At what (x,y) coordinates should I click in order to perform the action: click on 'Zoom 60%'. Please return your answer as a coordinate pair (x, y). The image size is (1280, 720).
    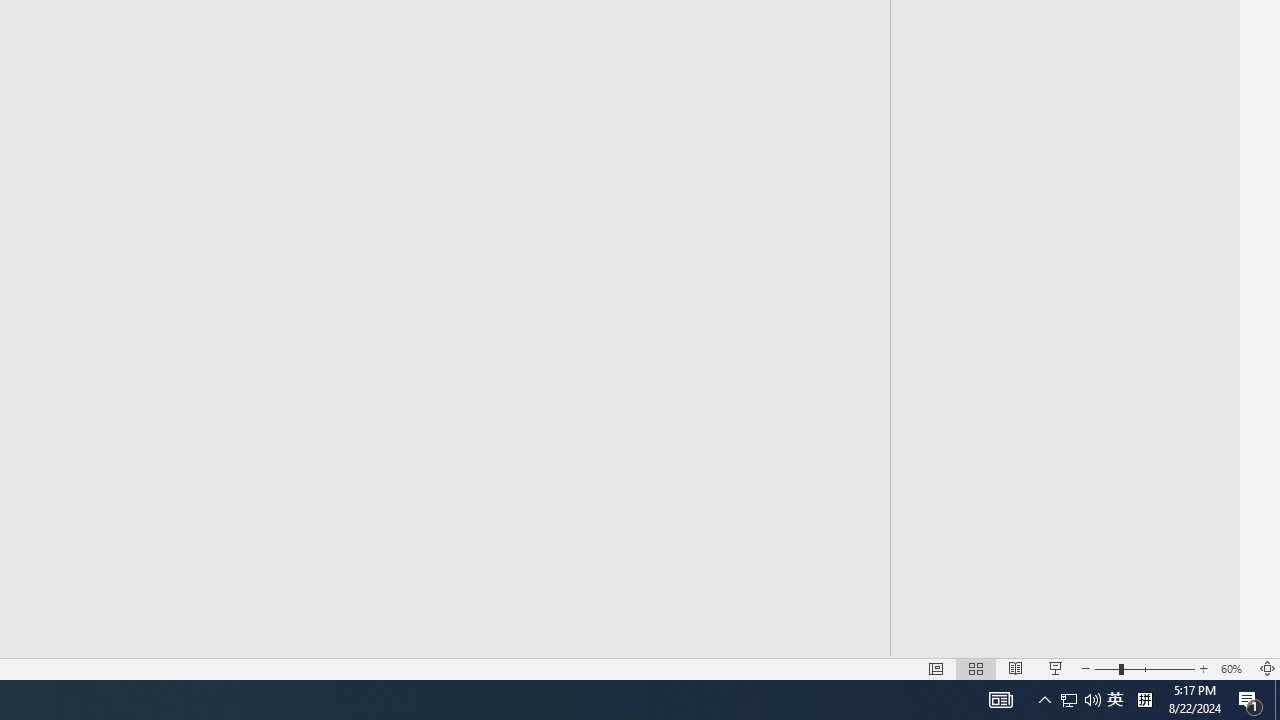
    Looking at the image, I should click on (1233, 669).